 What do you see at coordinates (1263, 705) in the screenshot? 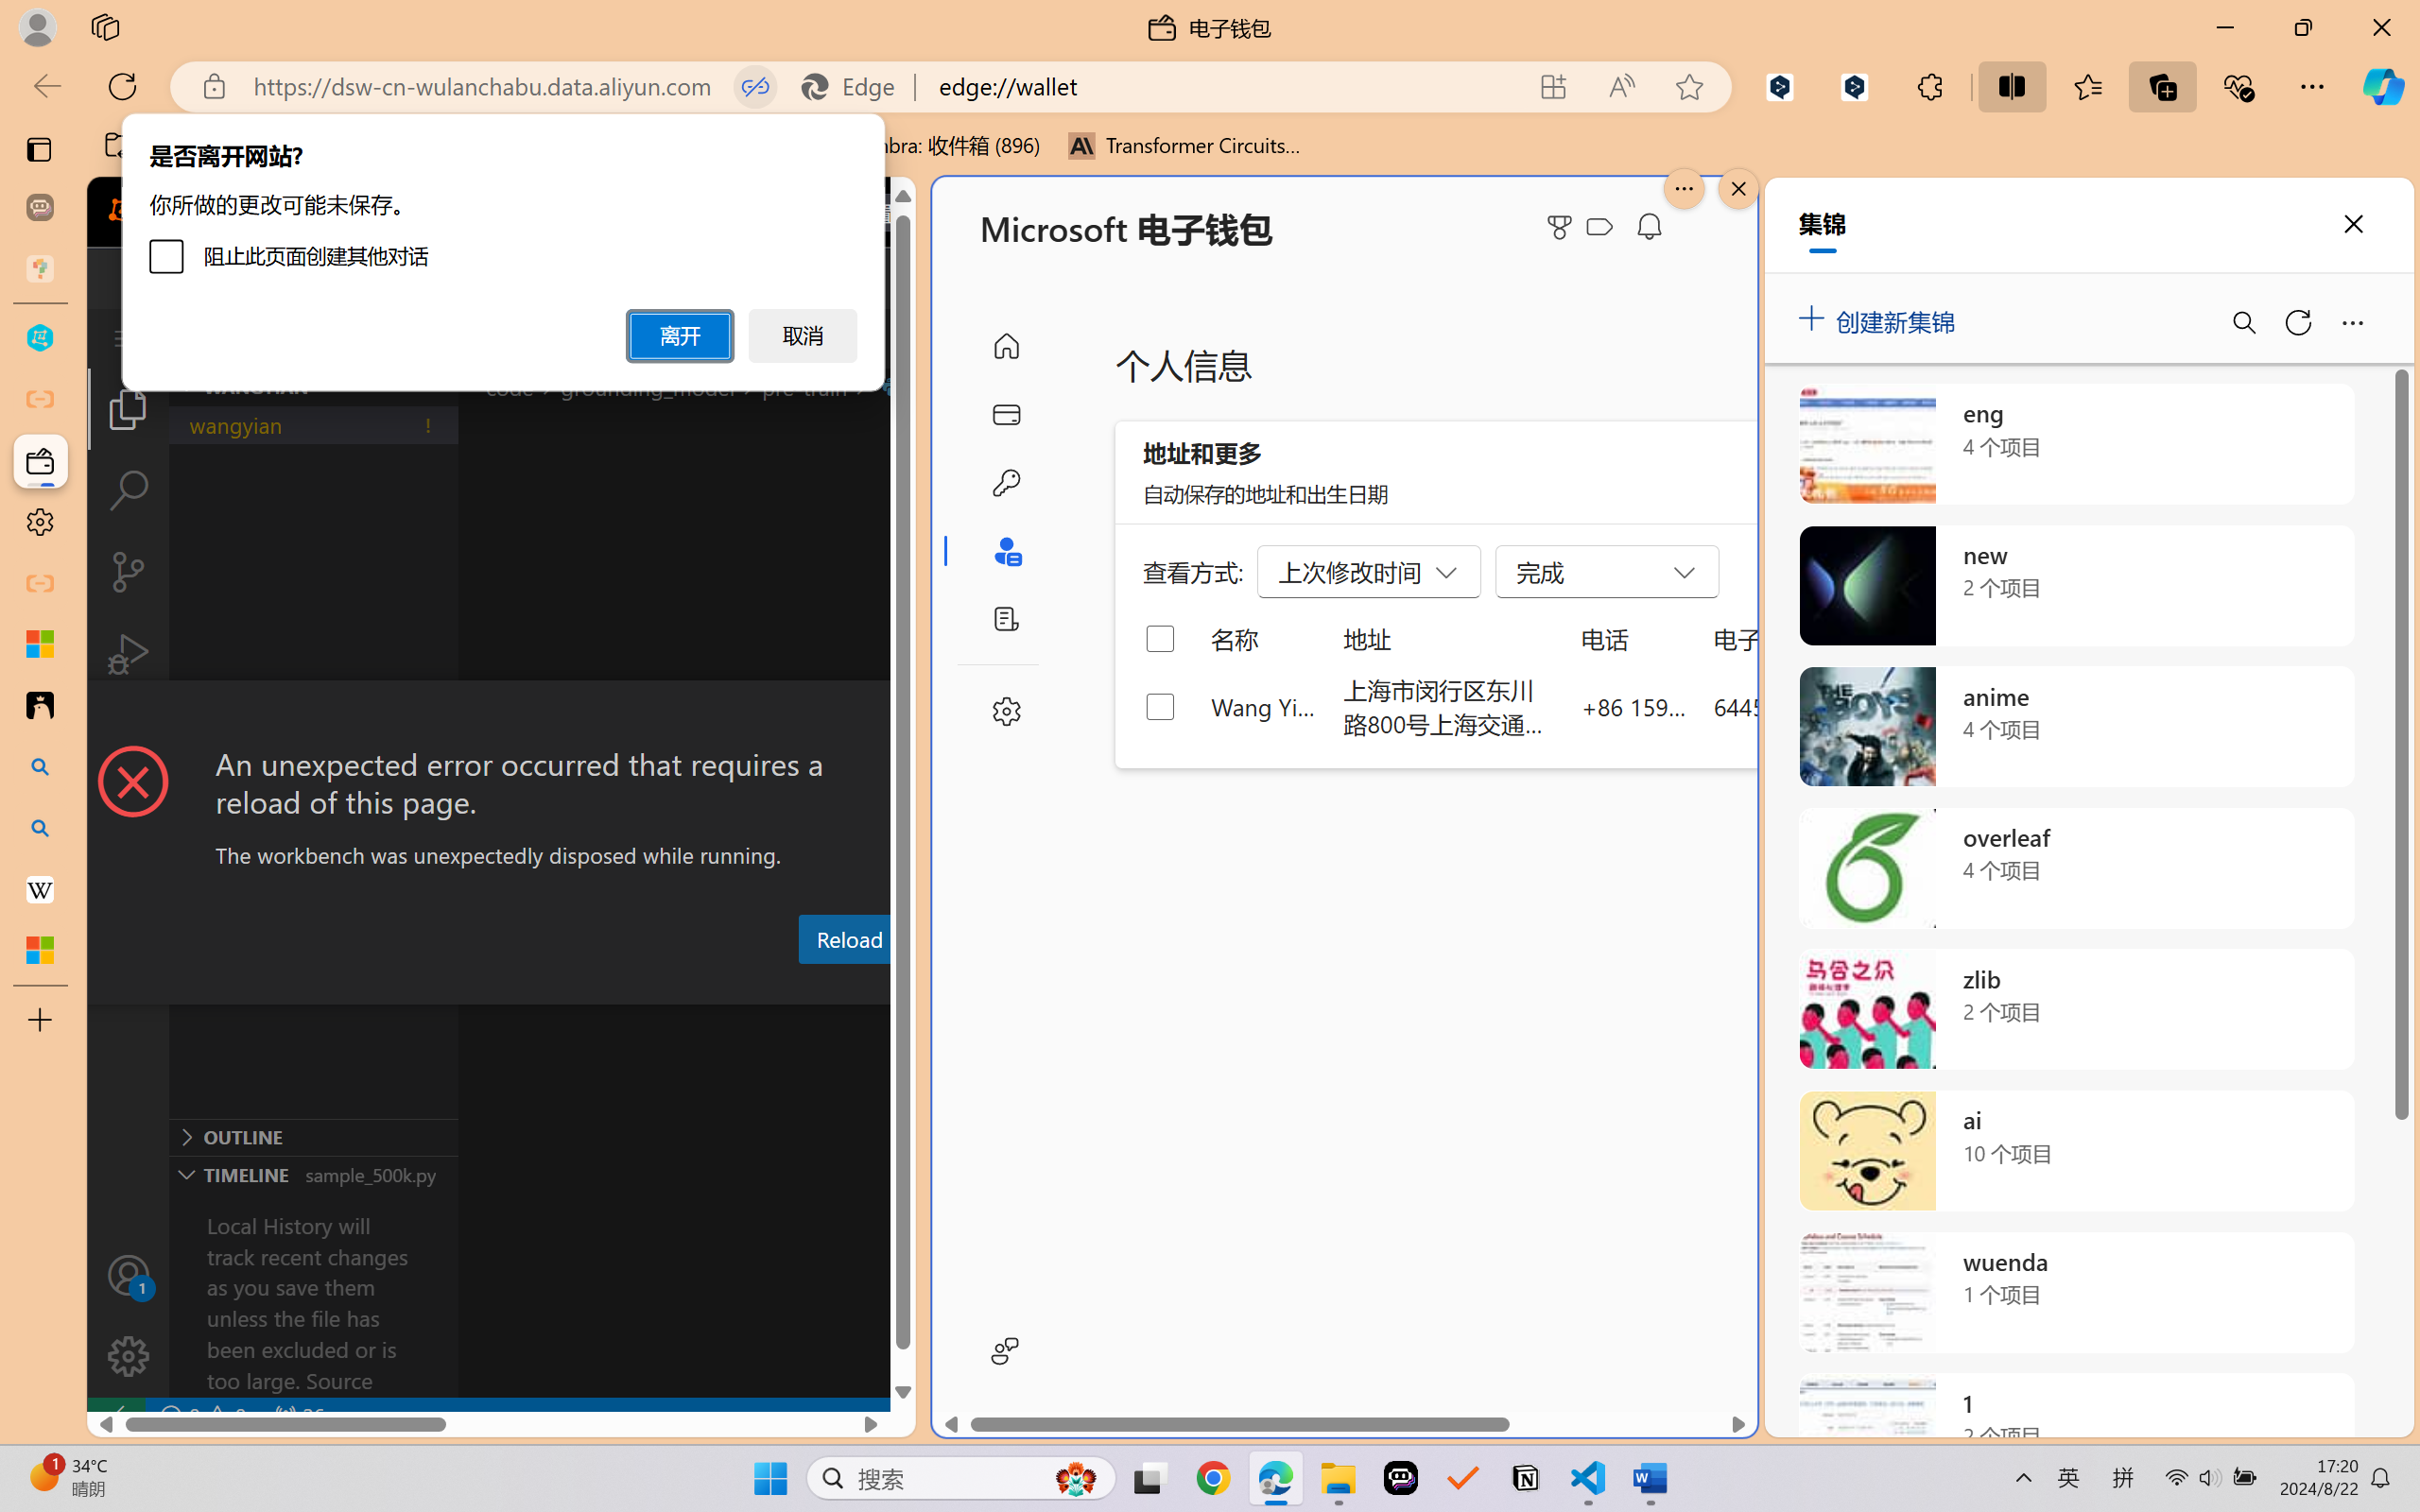
I see `'Wang Yian'` at bounding box center [1263, 705].